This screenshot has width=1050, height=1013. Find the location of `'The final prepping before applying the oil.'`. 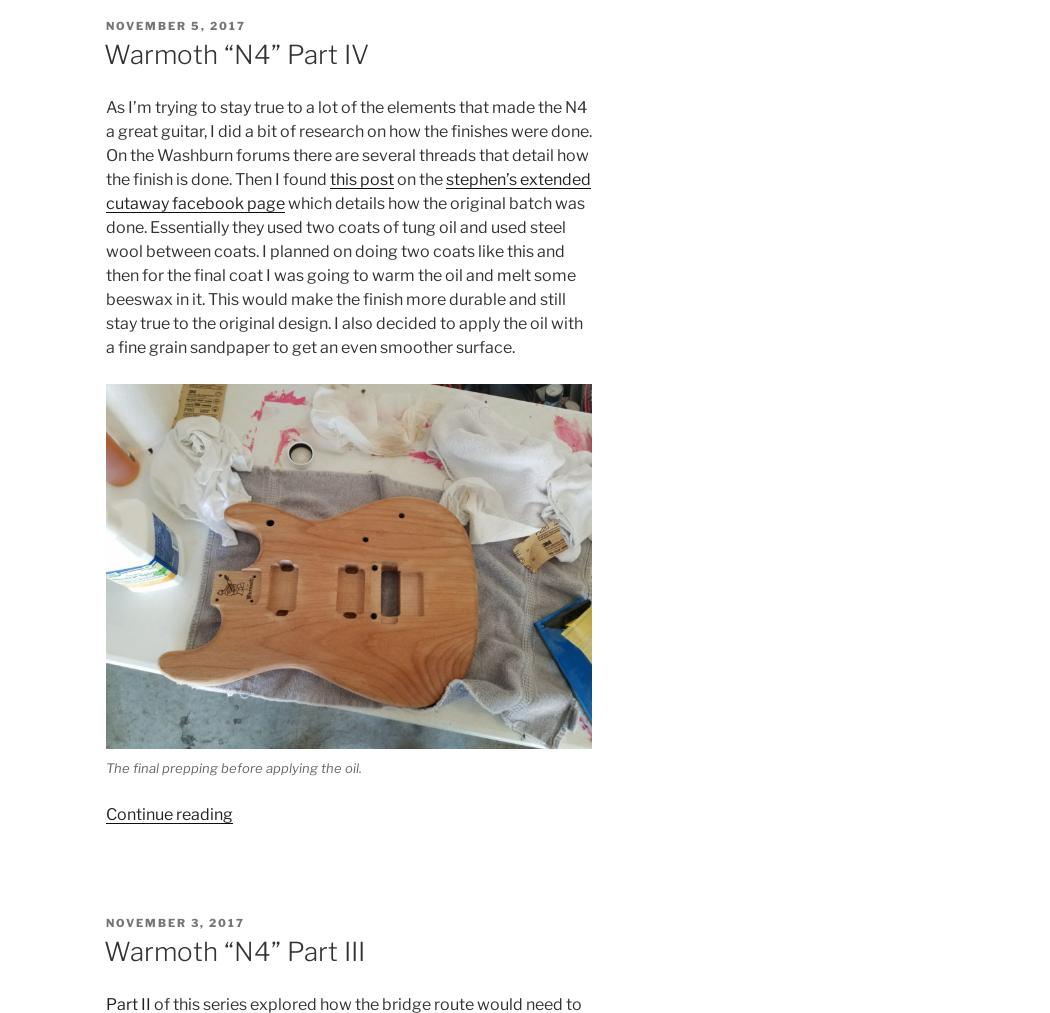

'The final prepping before applying the oil.' is located at coordinates (232, 767).